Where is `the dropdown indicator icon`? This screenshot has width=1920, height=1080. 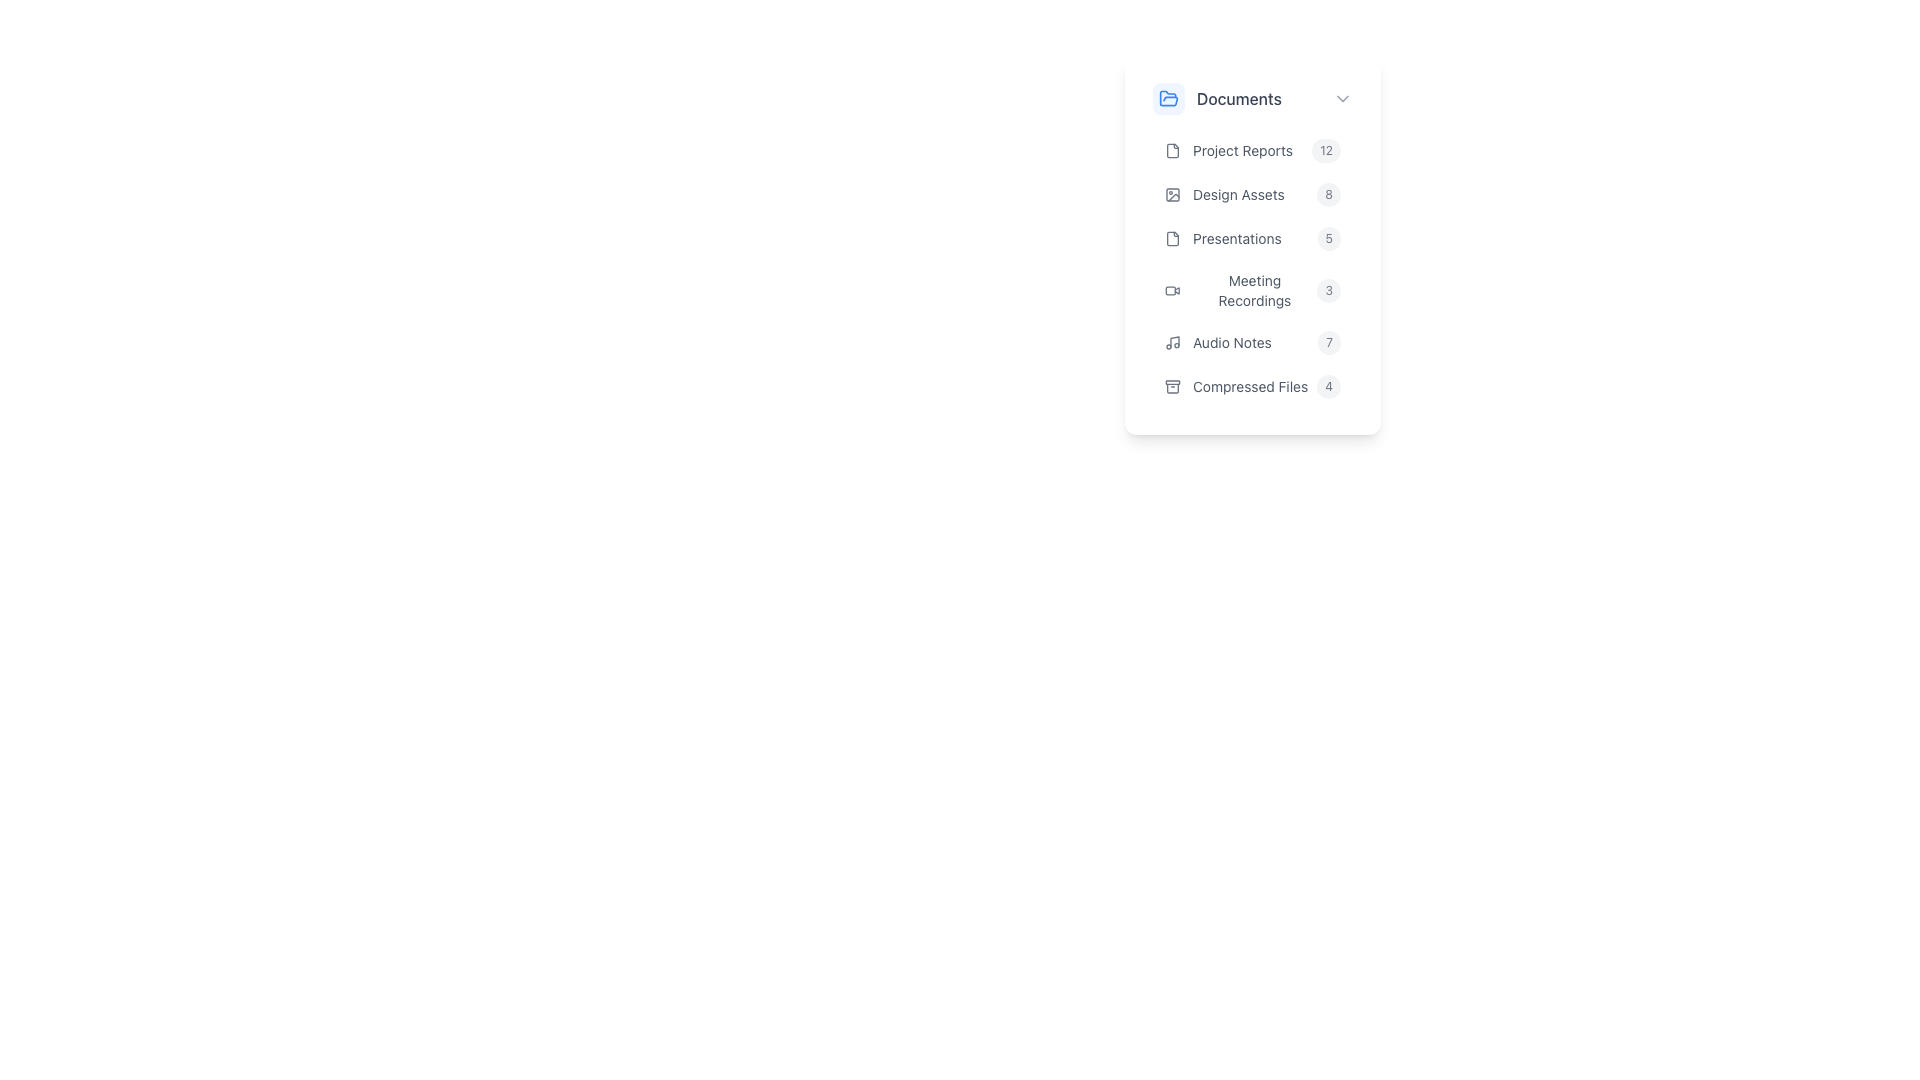 the dropdown indicator icon is located at coordinates (1343, 99).